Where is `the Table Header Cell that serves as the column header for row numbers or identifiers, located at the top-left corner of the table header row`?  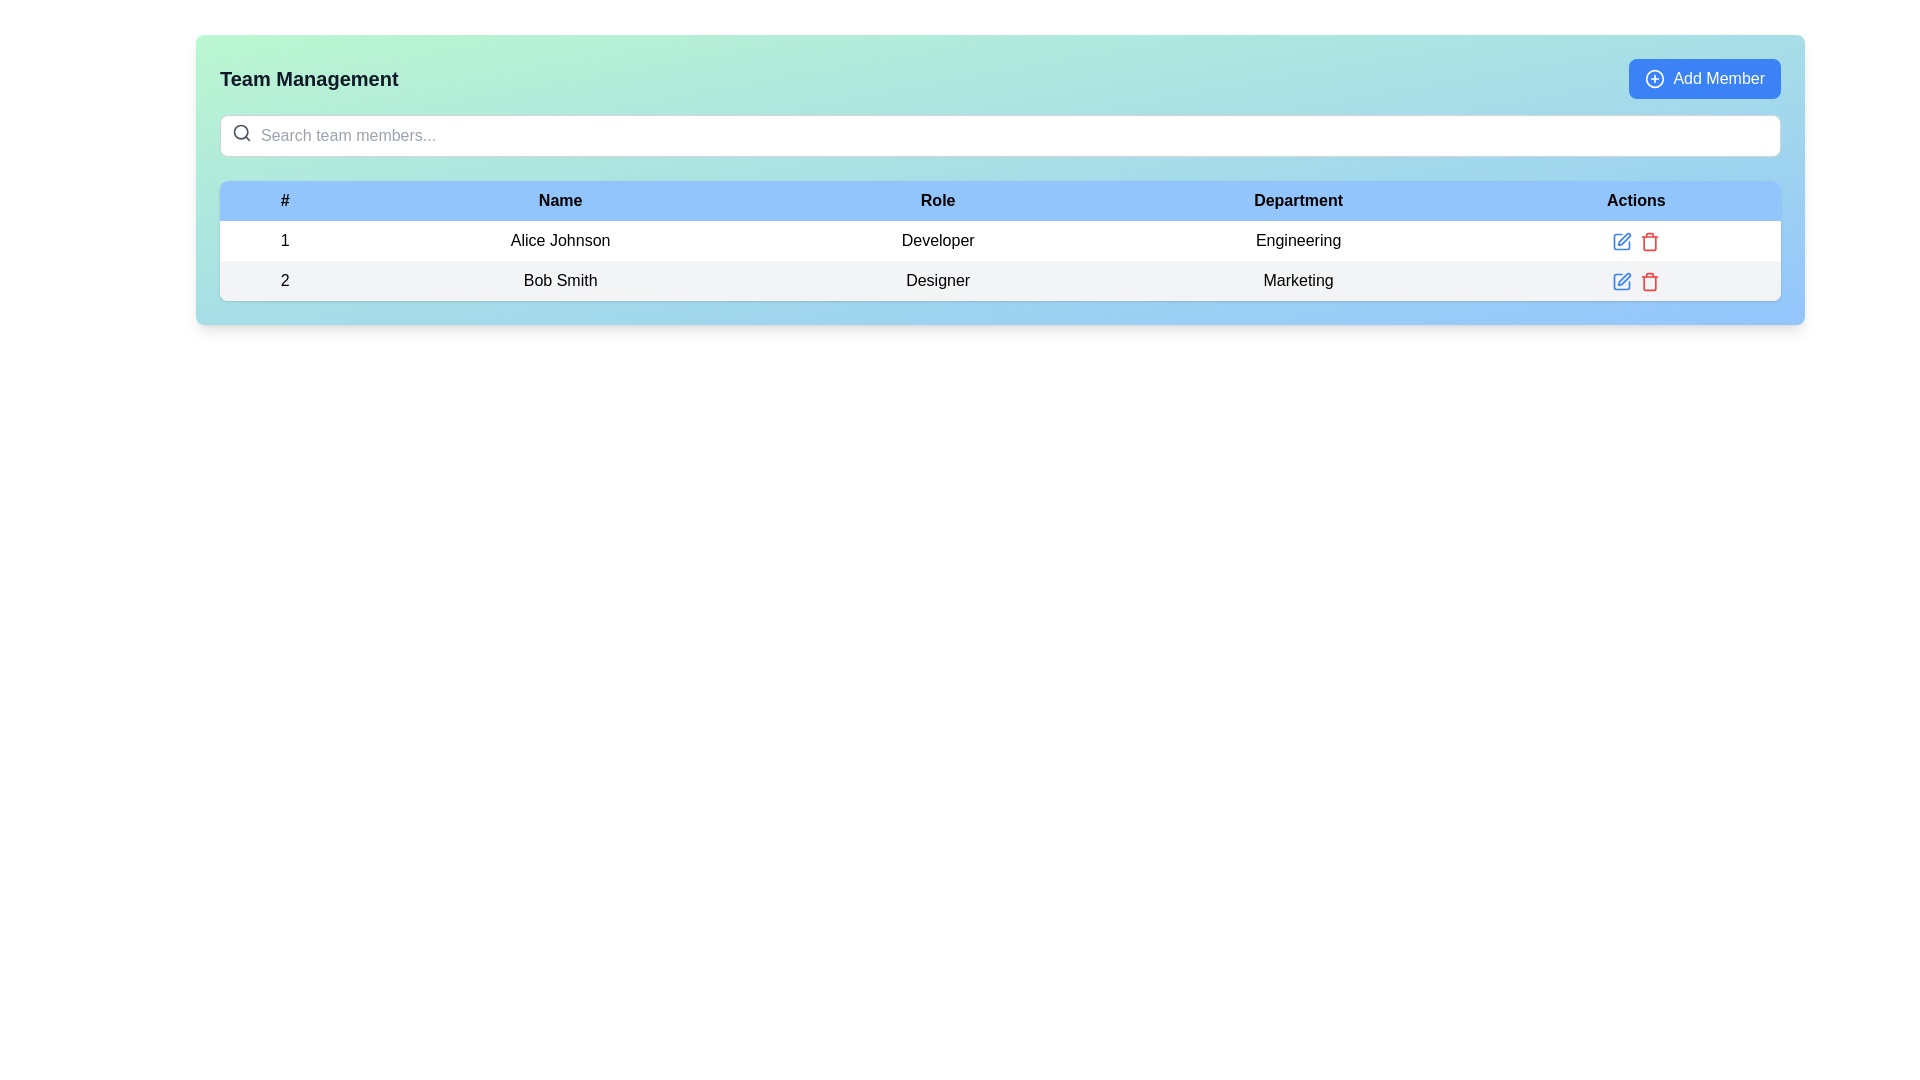 the Table Header Cell that serves as the column header for row numbers or identifiers, located at the top-left corner of the table header row is located at coordinates (284, 200).